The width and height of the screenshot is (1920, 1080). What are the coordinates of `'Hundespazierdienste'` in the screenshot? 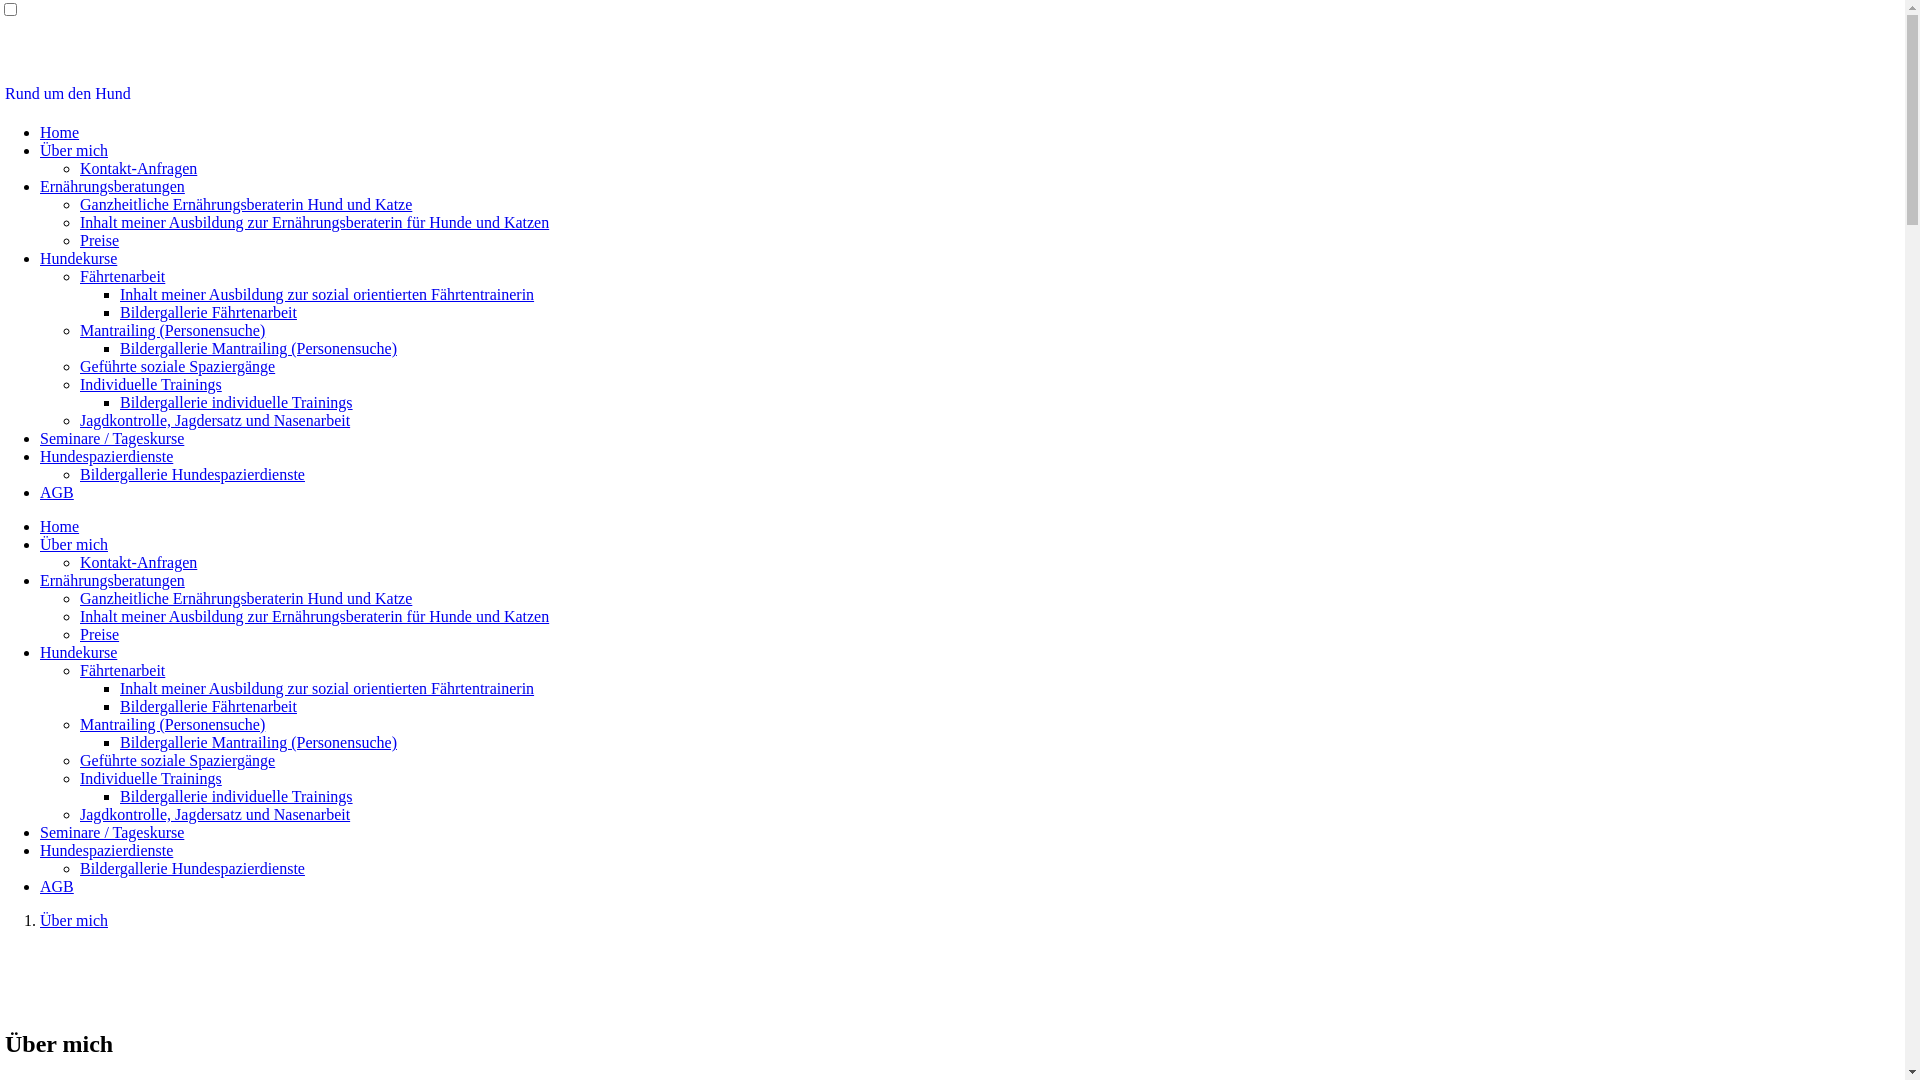 It's located at (105, 850).